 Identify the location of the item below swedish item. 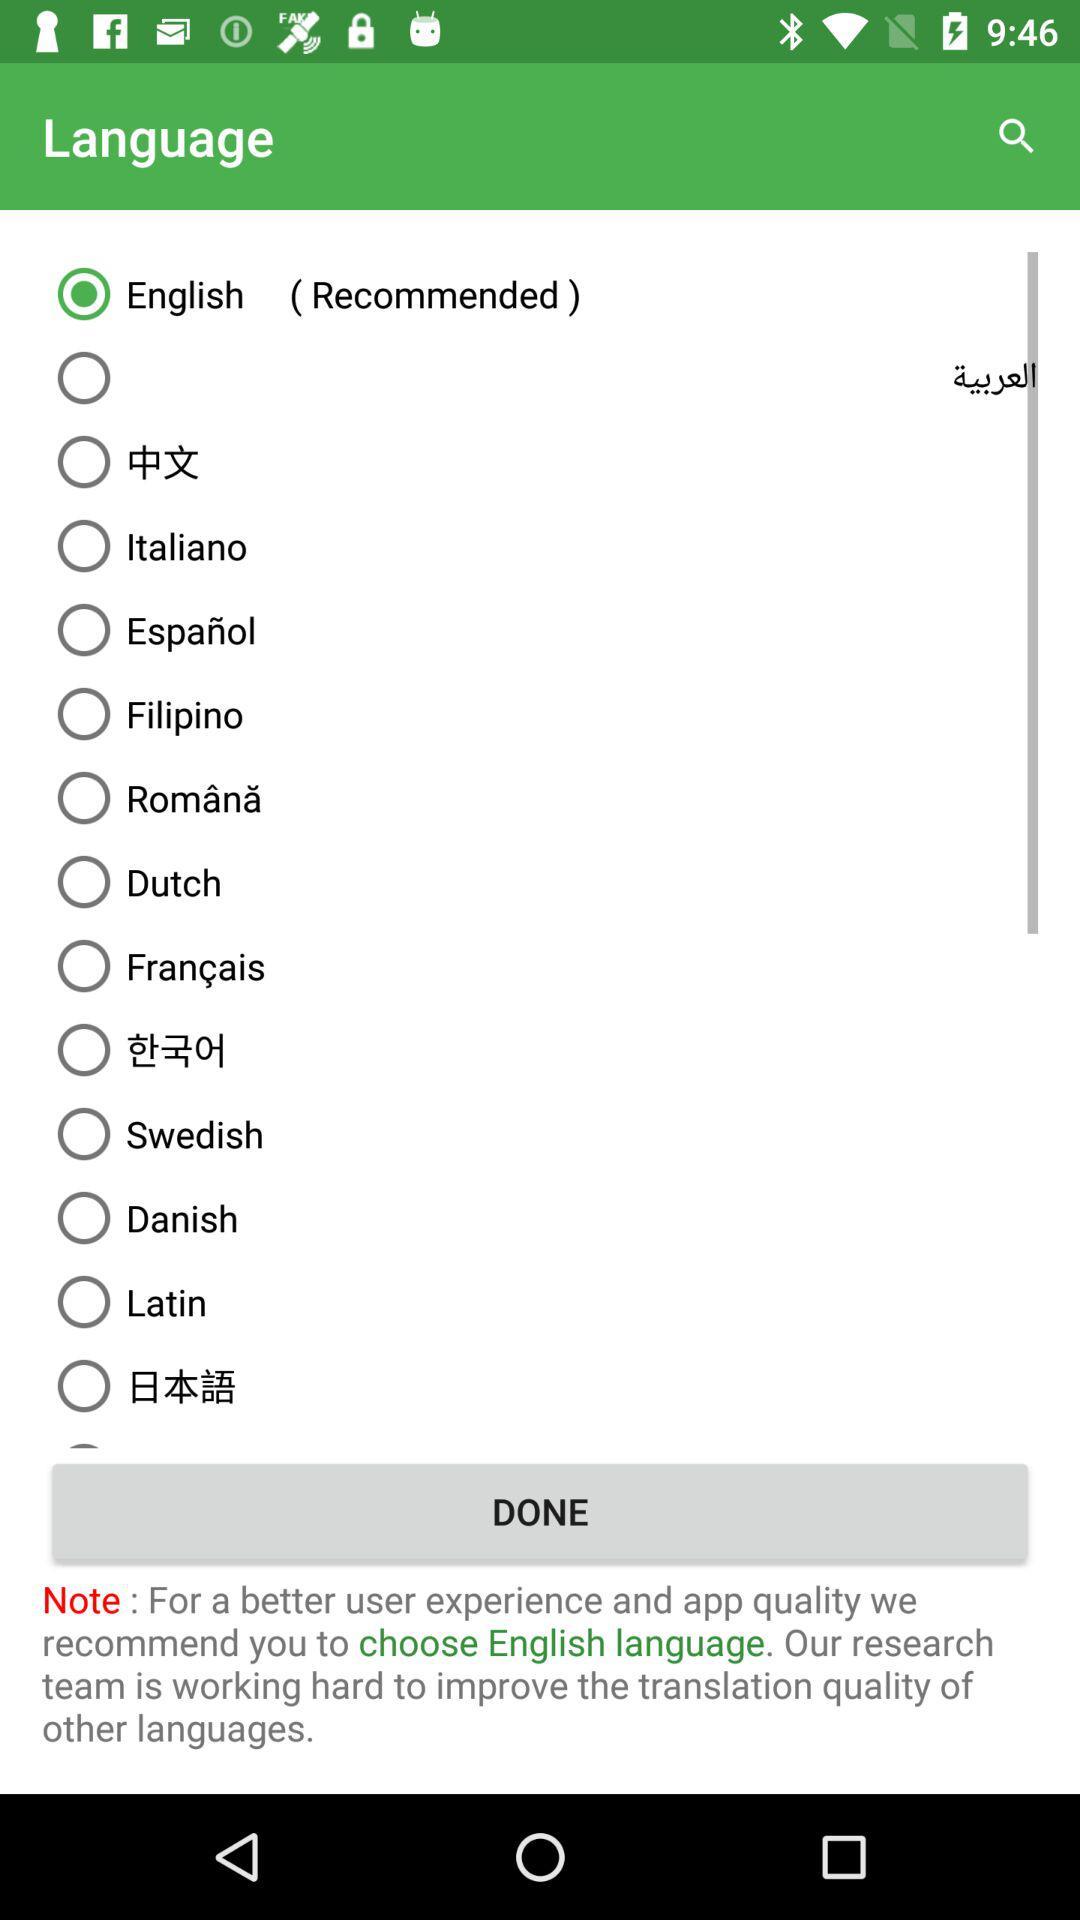
(540, 1217).